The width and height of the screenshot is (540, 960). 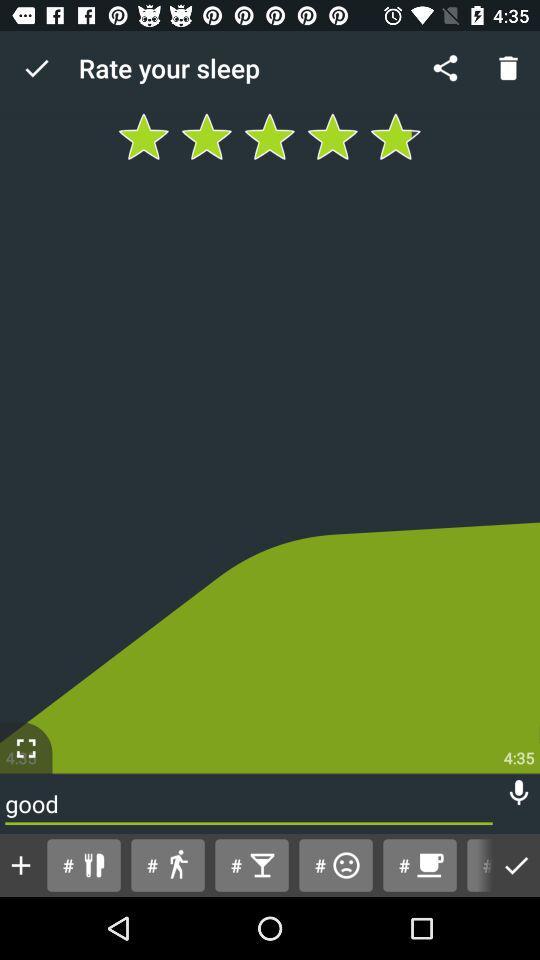 I want to click on icon next to # icon, so click(x=20, y=864).